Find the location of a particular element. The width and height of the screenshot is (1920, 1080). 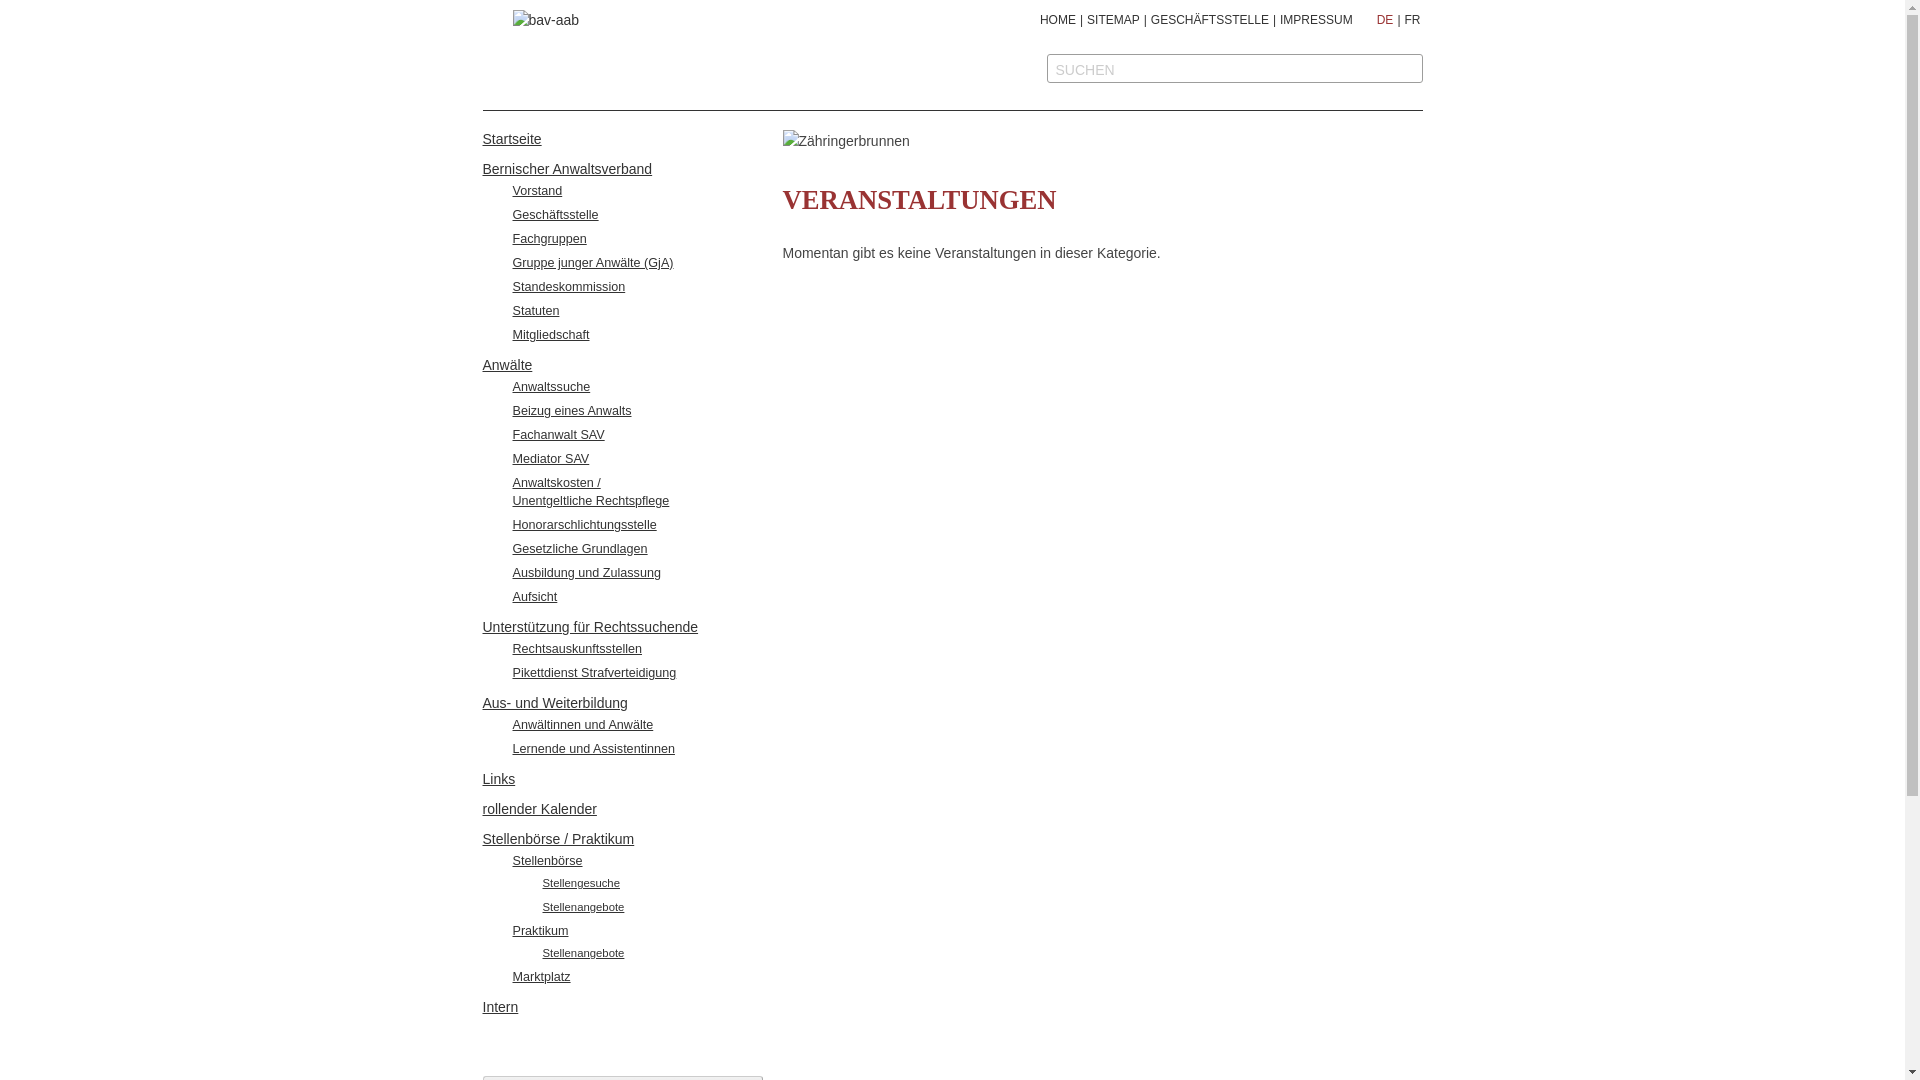

'Vorstand' is located at coordinates (537, 191).